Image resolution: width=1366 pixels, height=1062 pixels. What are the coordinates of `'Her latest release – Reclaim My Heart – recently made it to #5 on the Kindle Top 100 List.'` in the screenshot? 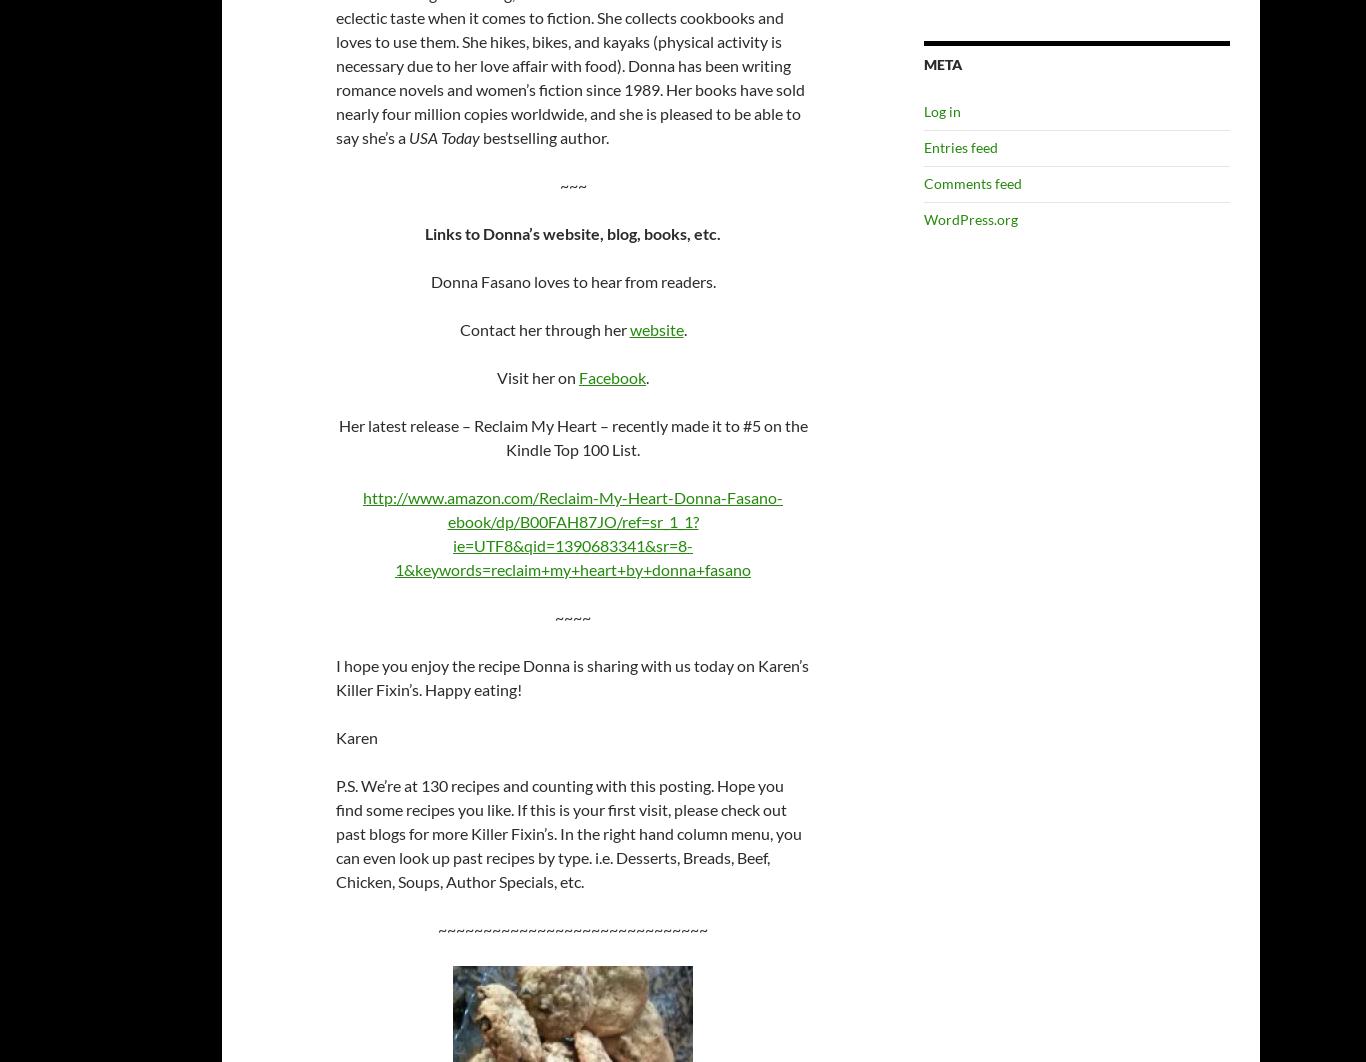 It's located at (337, 436).